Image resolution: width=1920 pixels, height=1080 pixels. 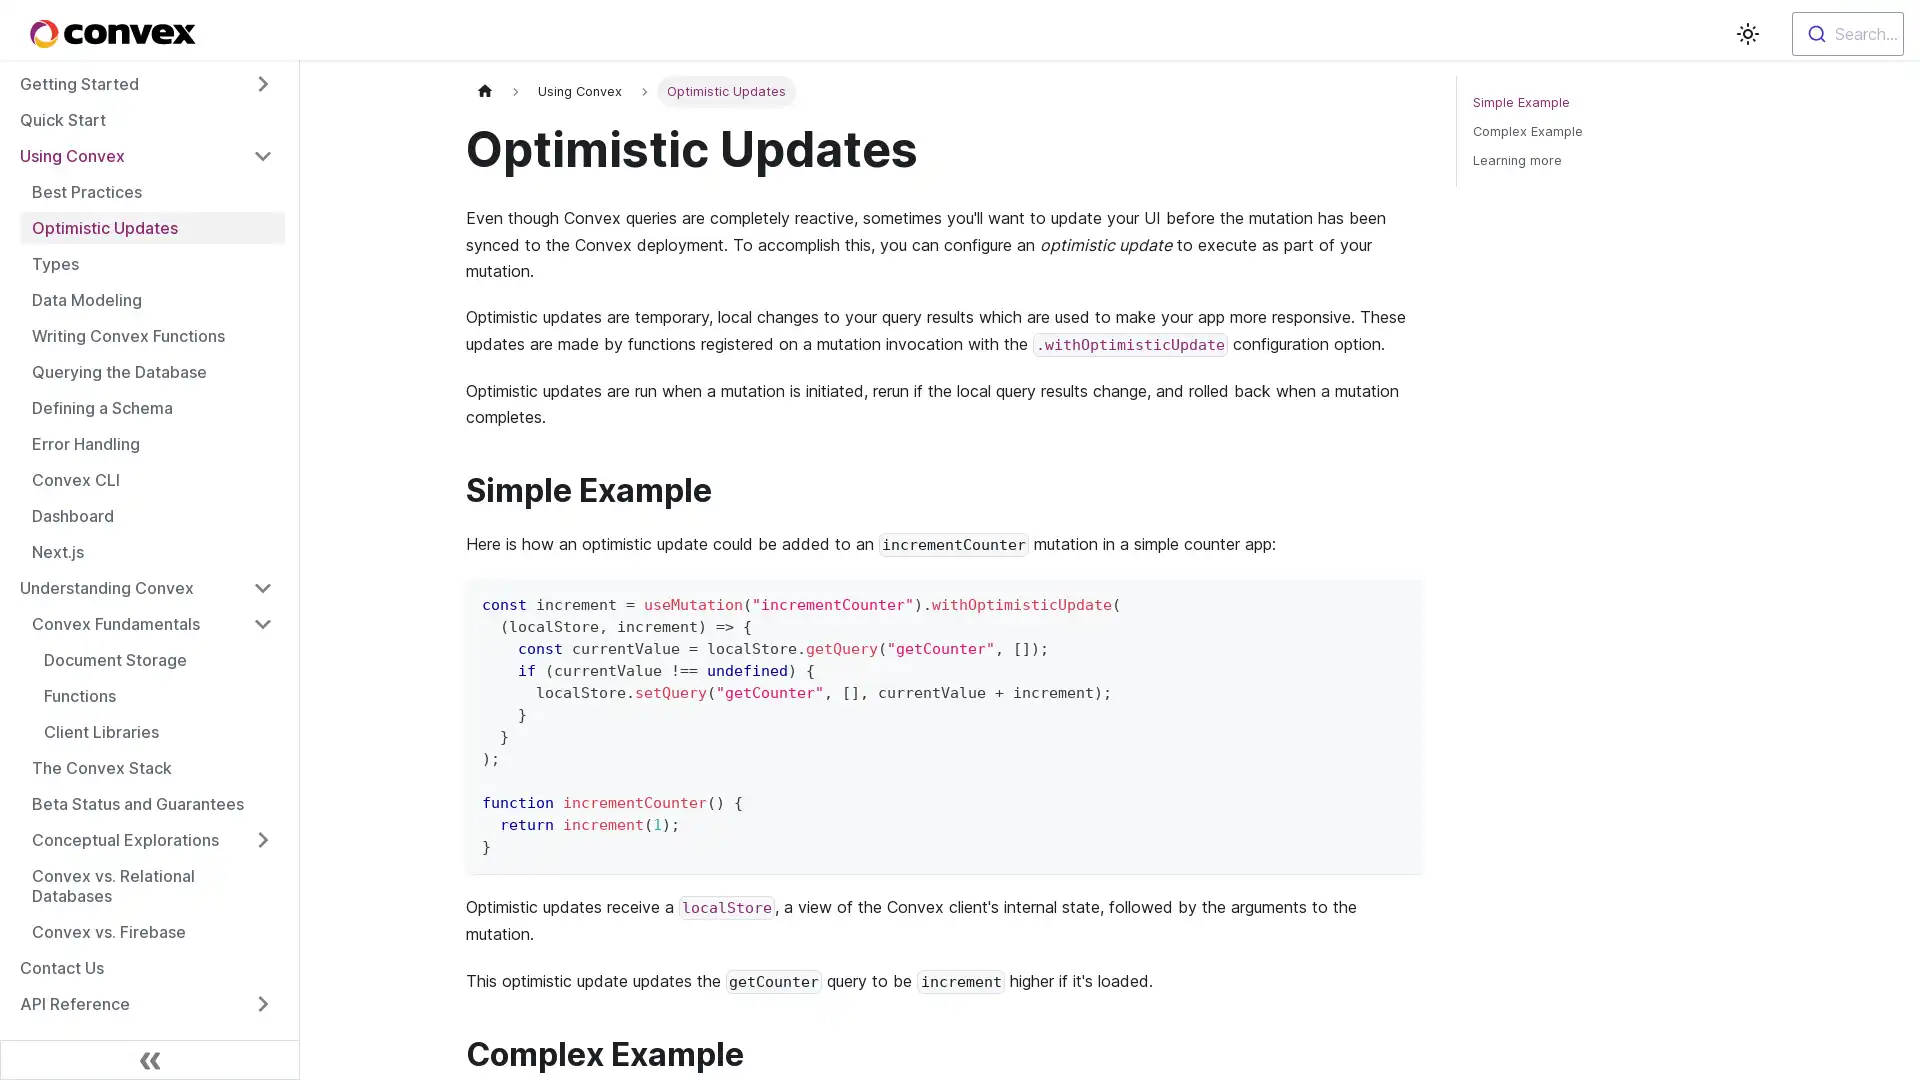 I want to click on Toggle the collapsible sidebar category 'Using Convex', so click(x=262, y=154).